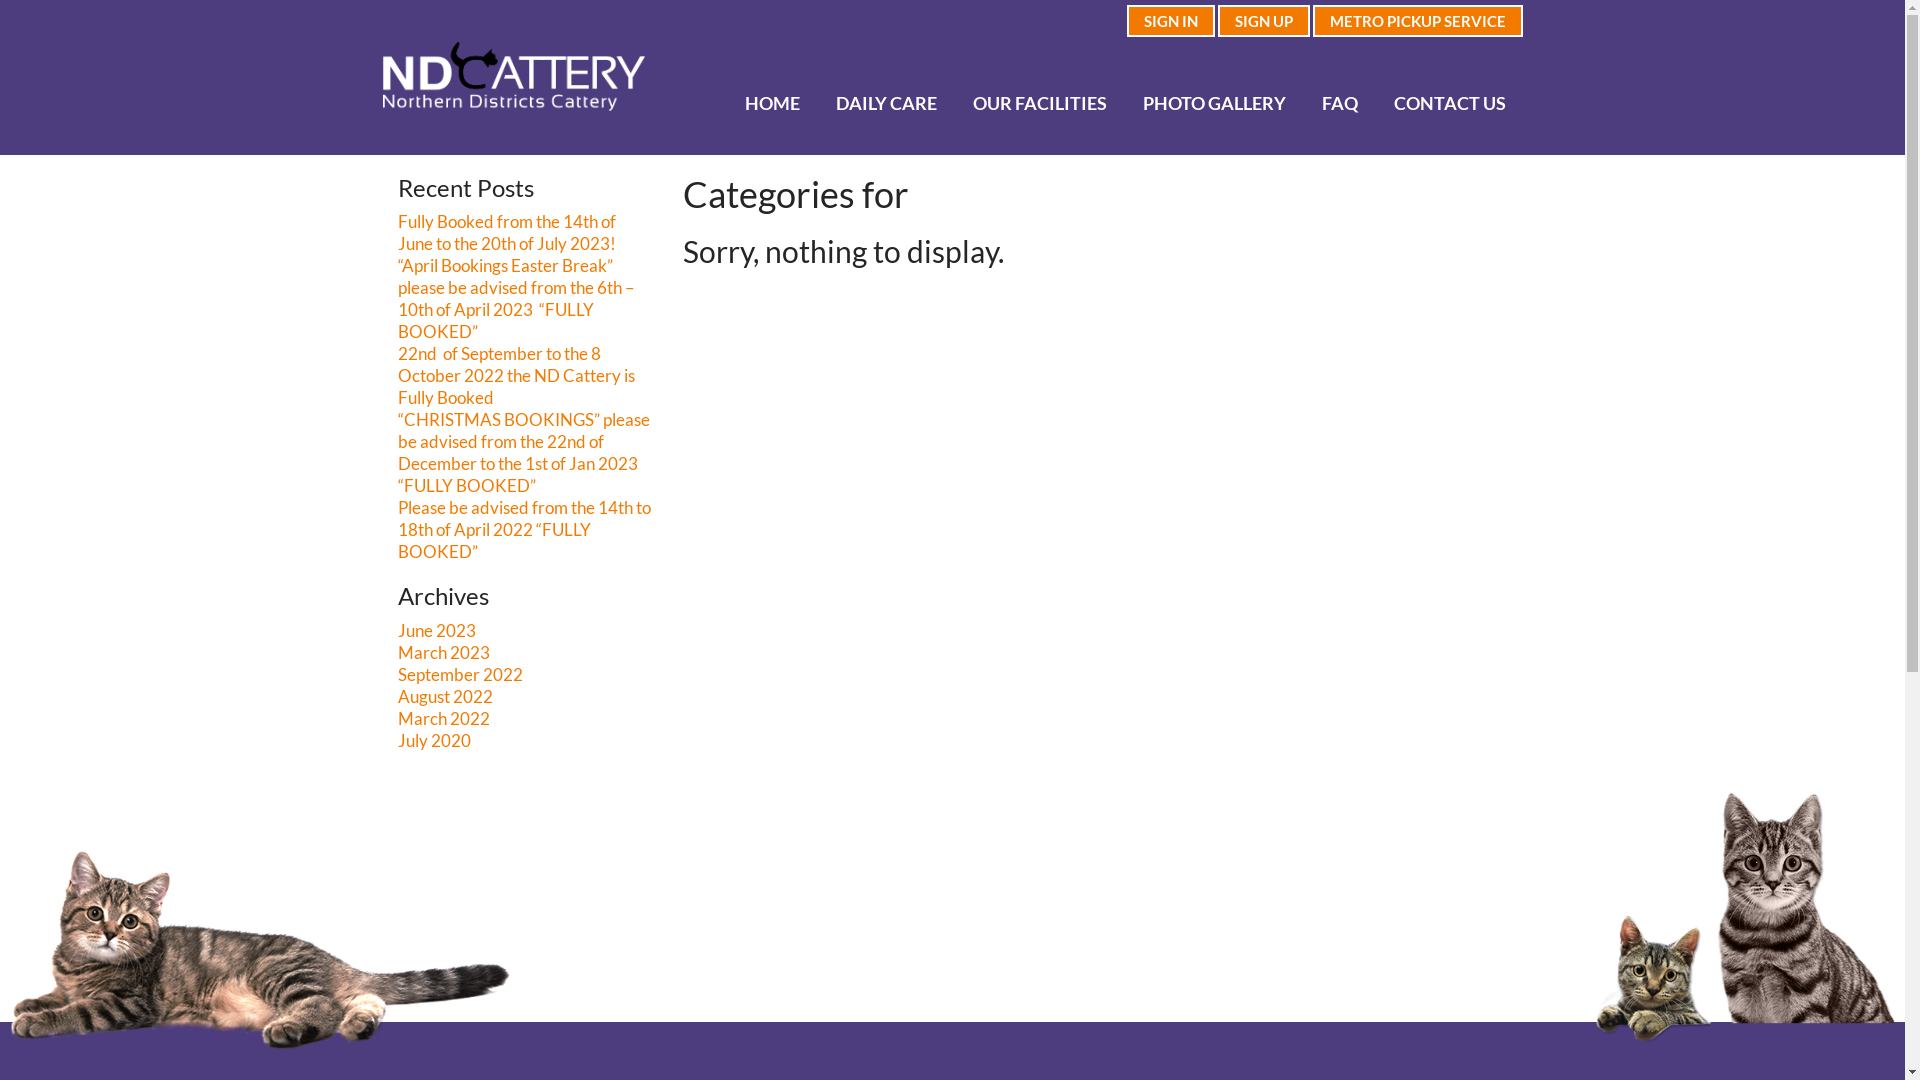 This screenshot has width=1920, height=1080. I want to click on 'March 2022', so click(398, 717).